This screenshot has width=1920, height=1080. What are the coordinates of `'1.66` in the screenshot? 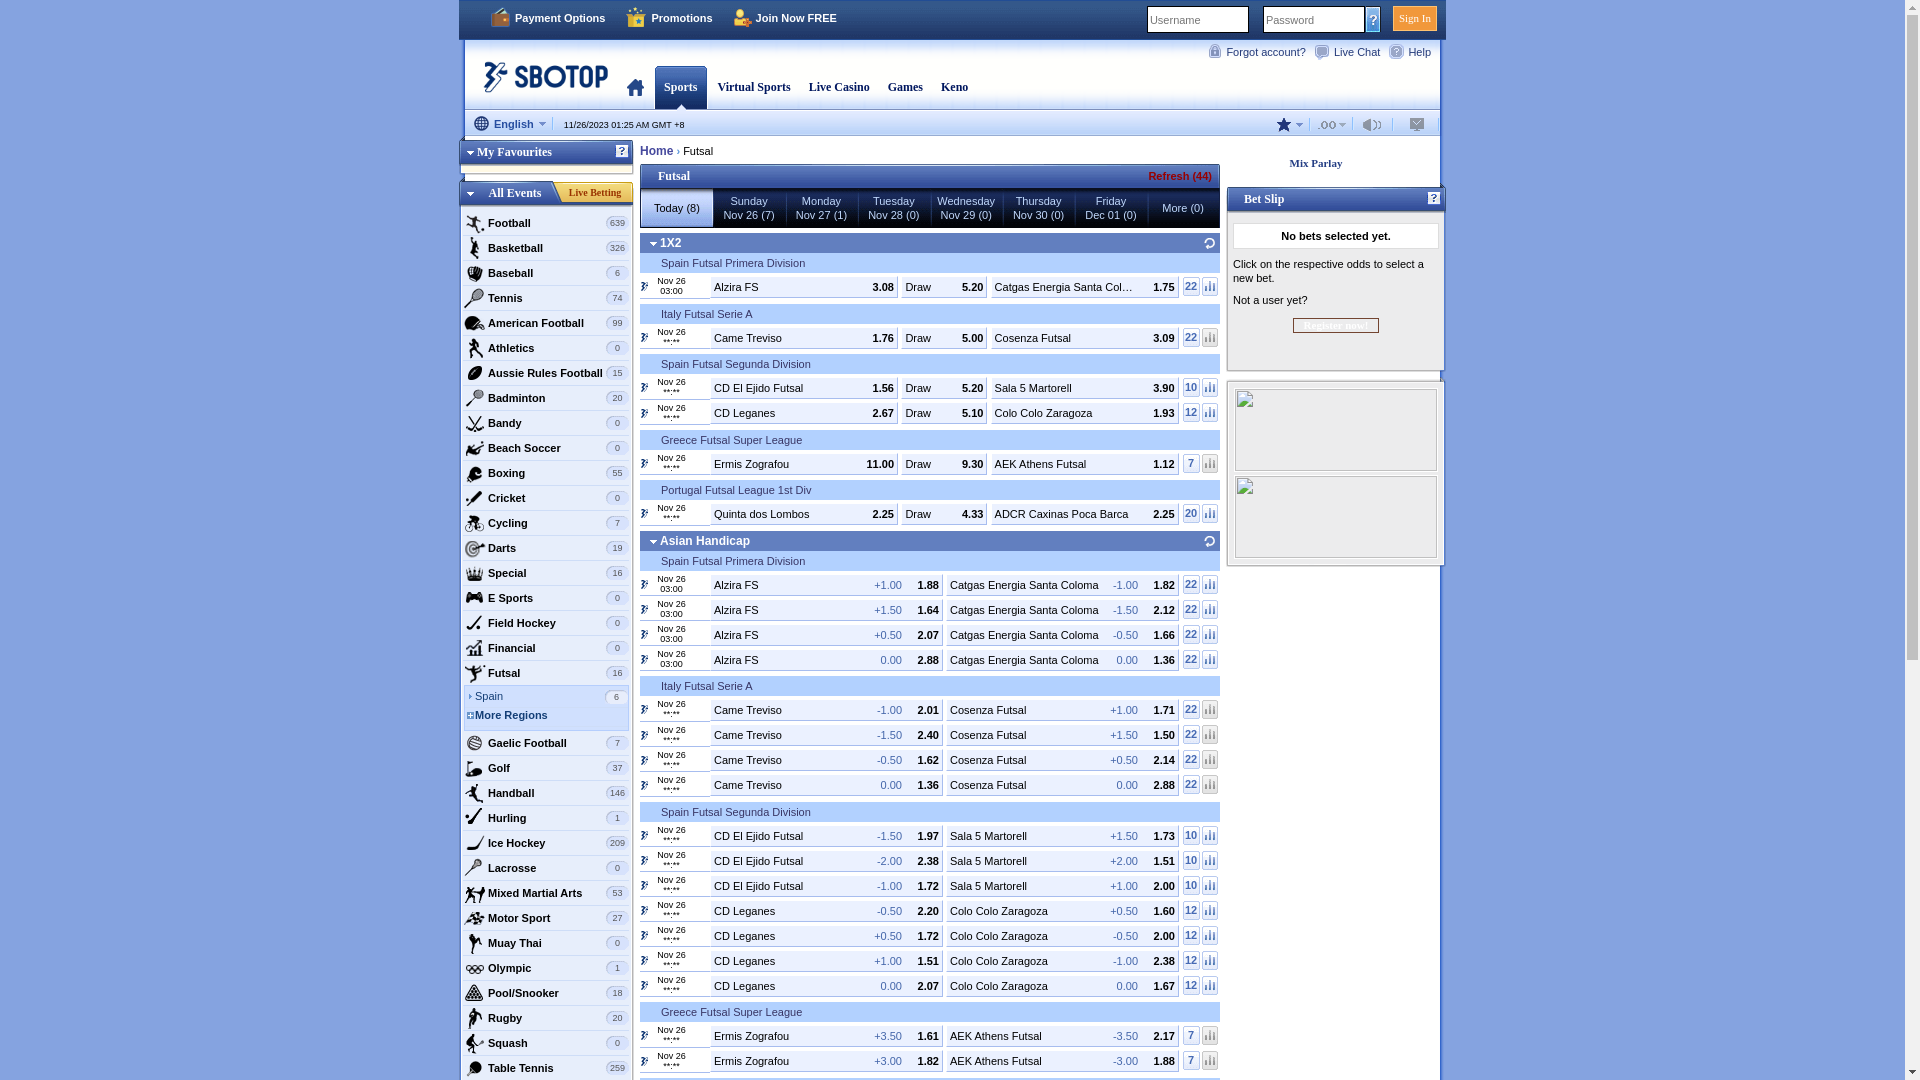 It's located at (1061, 635).